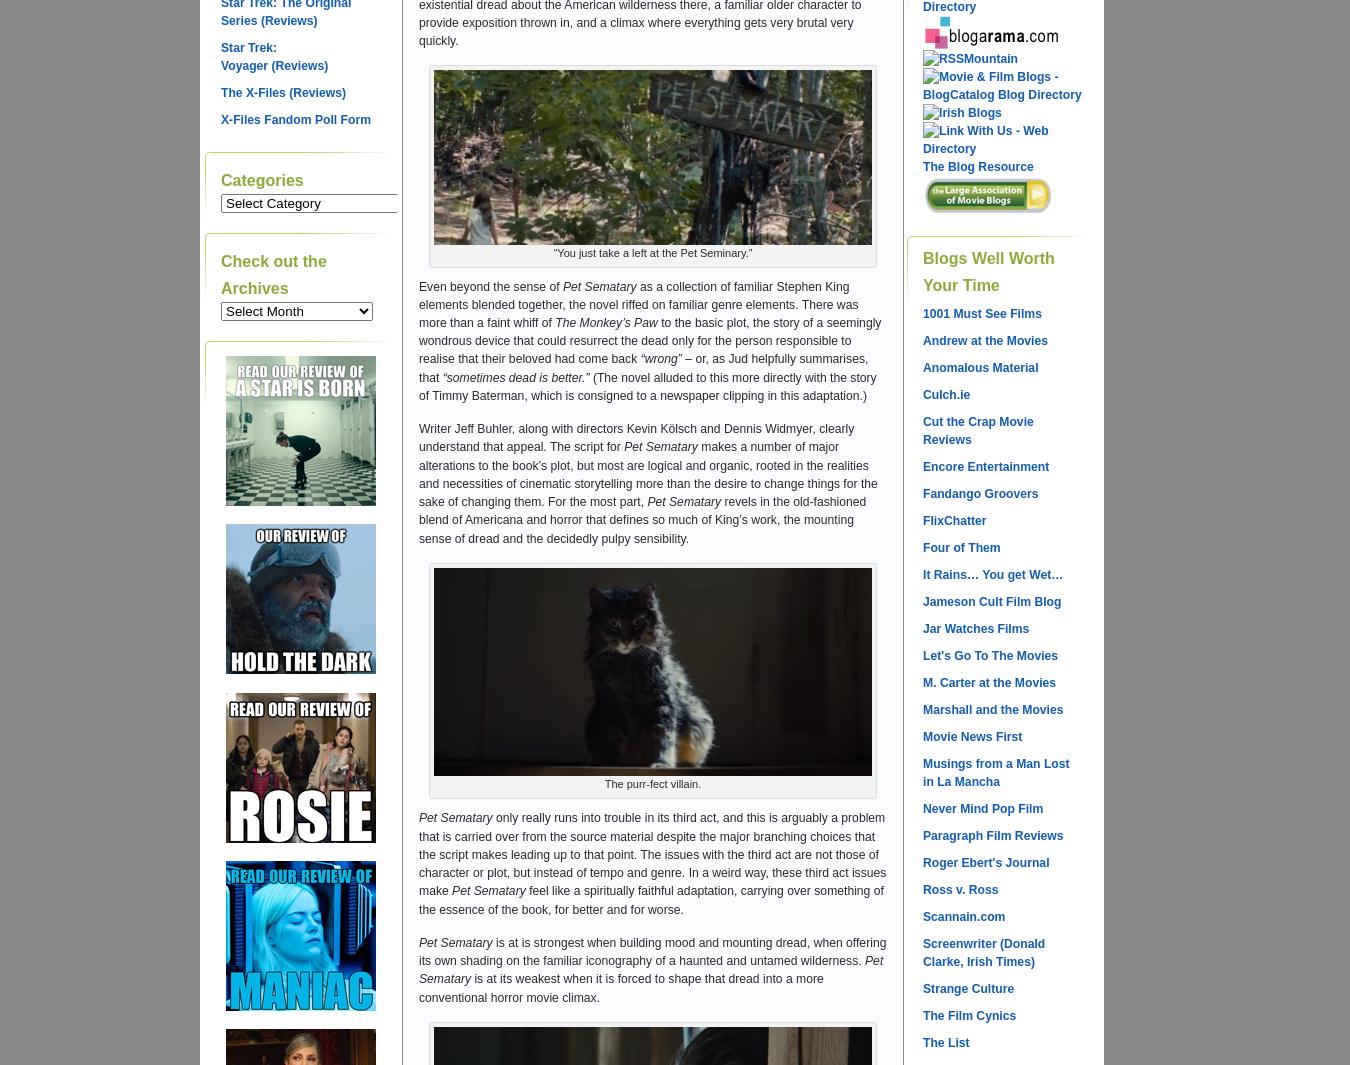 Image resolution: width=1350 pixels, height=1065 pixels. What do you see at coordinates (636, 437) in the screenshot?
I see `'Writer Jeff Buhler, along with directors Kevin Kölsch and Dennis Widmyer, clearly understand that appeal. The script for'` at bounding box center [636, 437].